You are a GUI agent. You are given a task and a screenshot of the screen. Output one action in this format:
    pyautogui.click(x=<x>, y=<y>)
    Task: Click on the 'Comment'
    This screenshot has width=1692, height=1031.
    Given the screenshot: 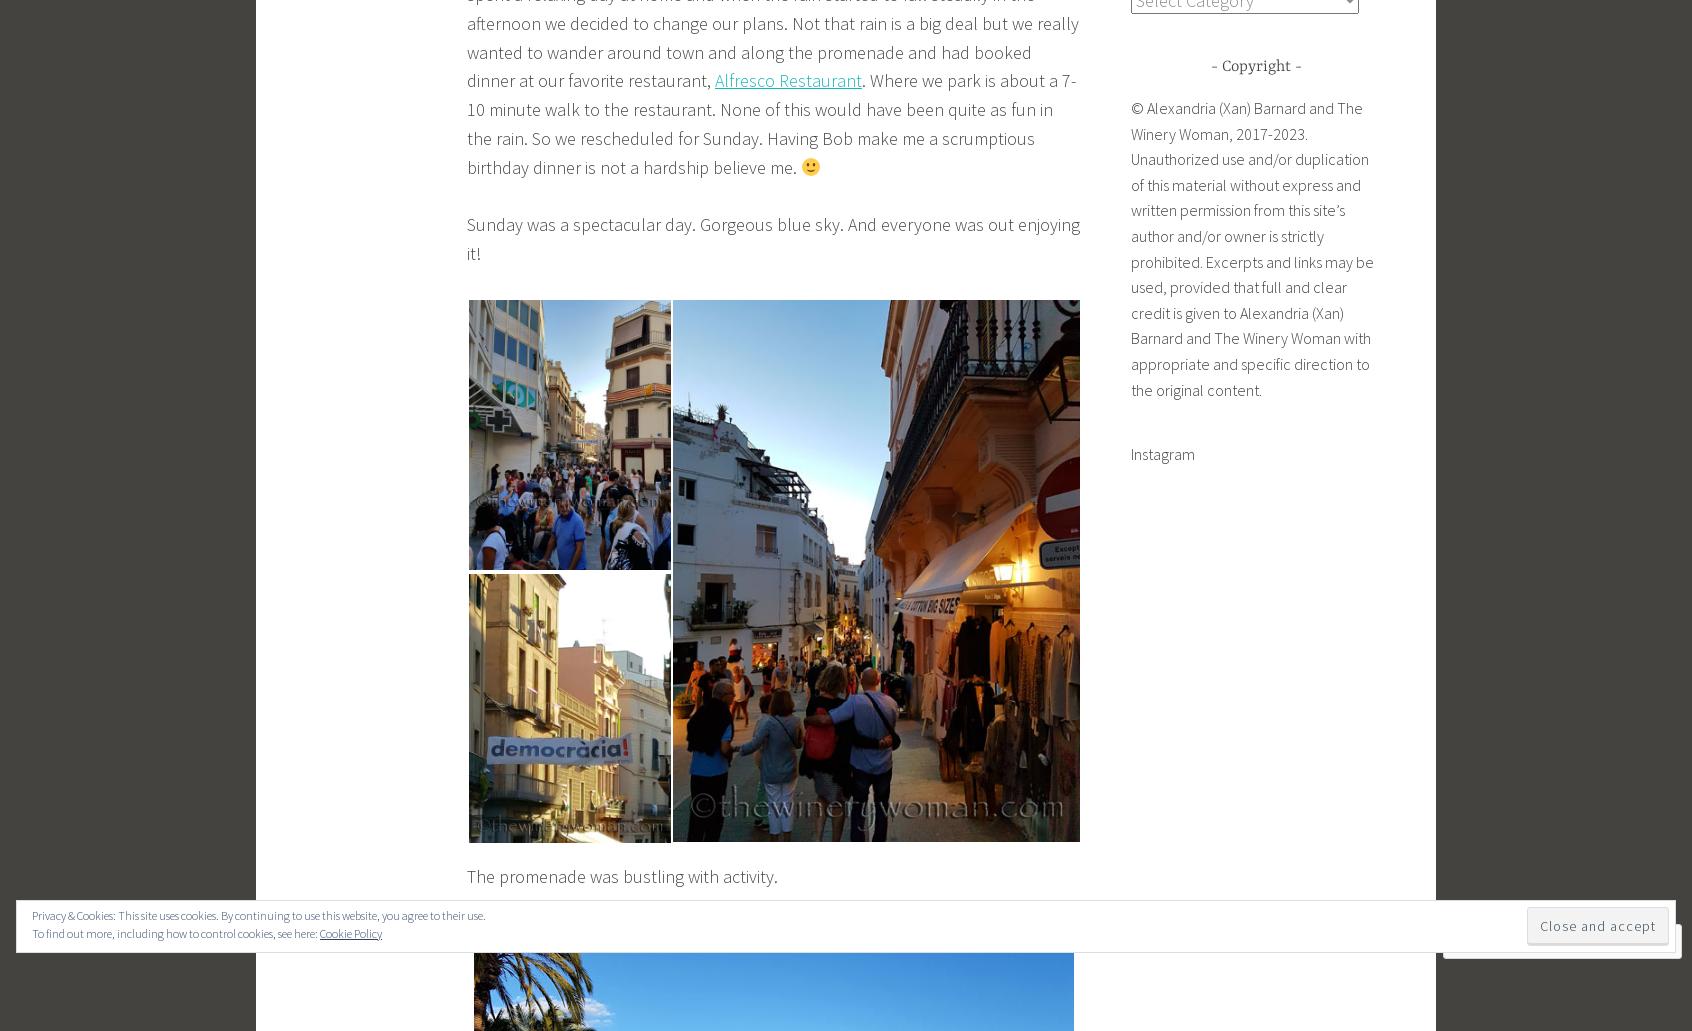 What is the action you would take?
    pyautogui.click(x=1510, y=940)
    